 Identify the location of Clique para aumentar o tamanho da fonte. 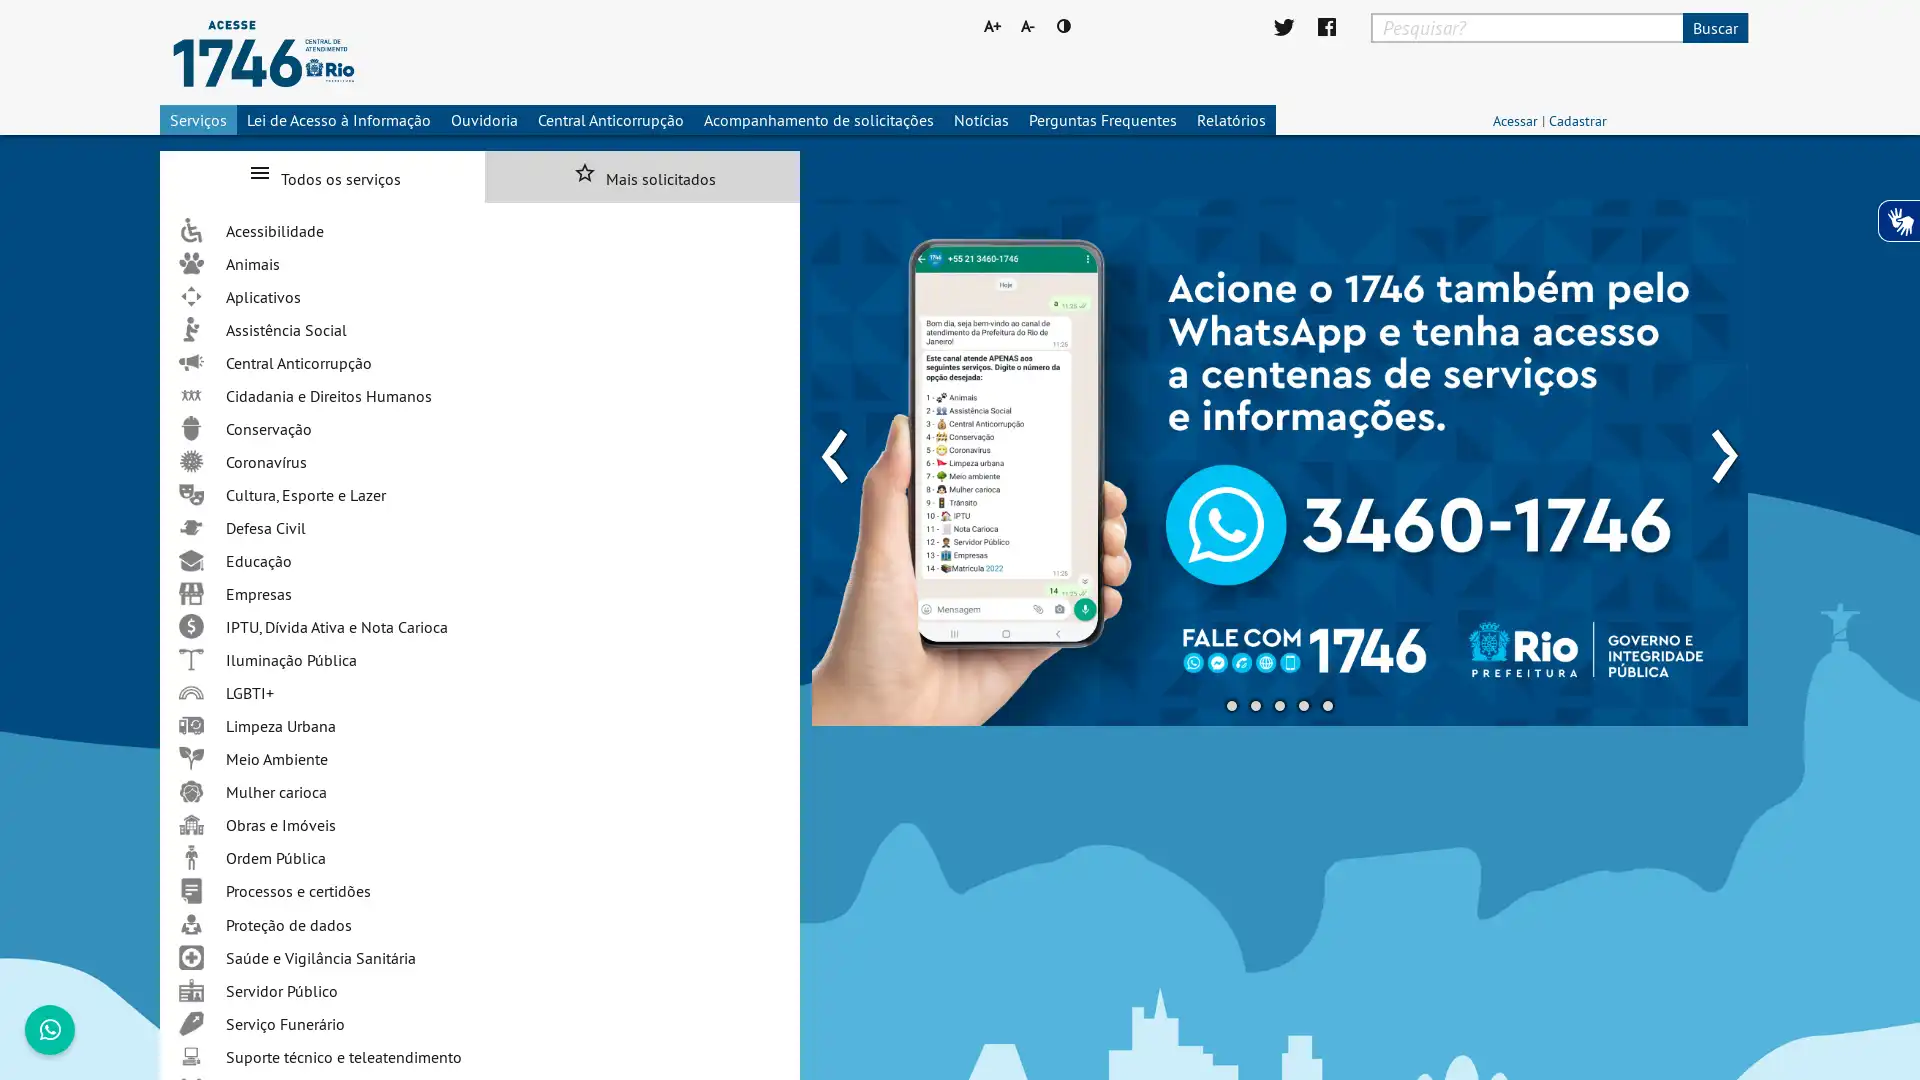
(989, 26).